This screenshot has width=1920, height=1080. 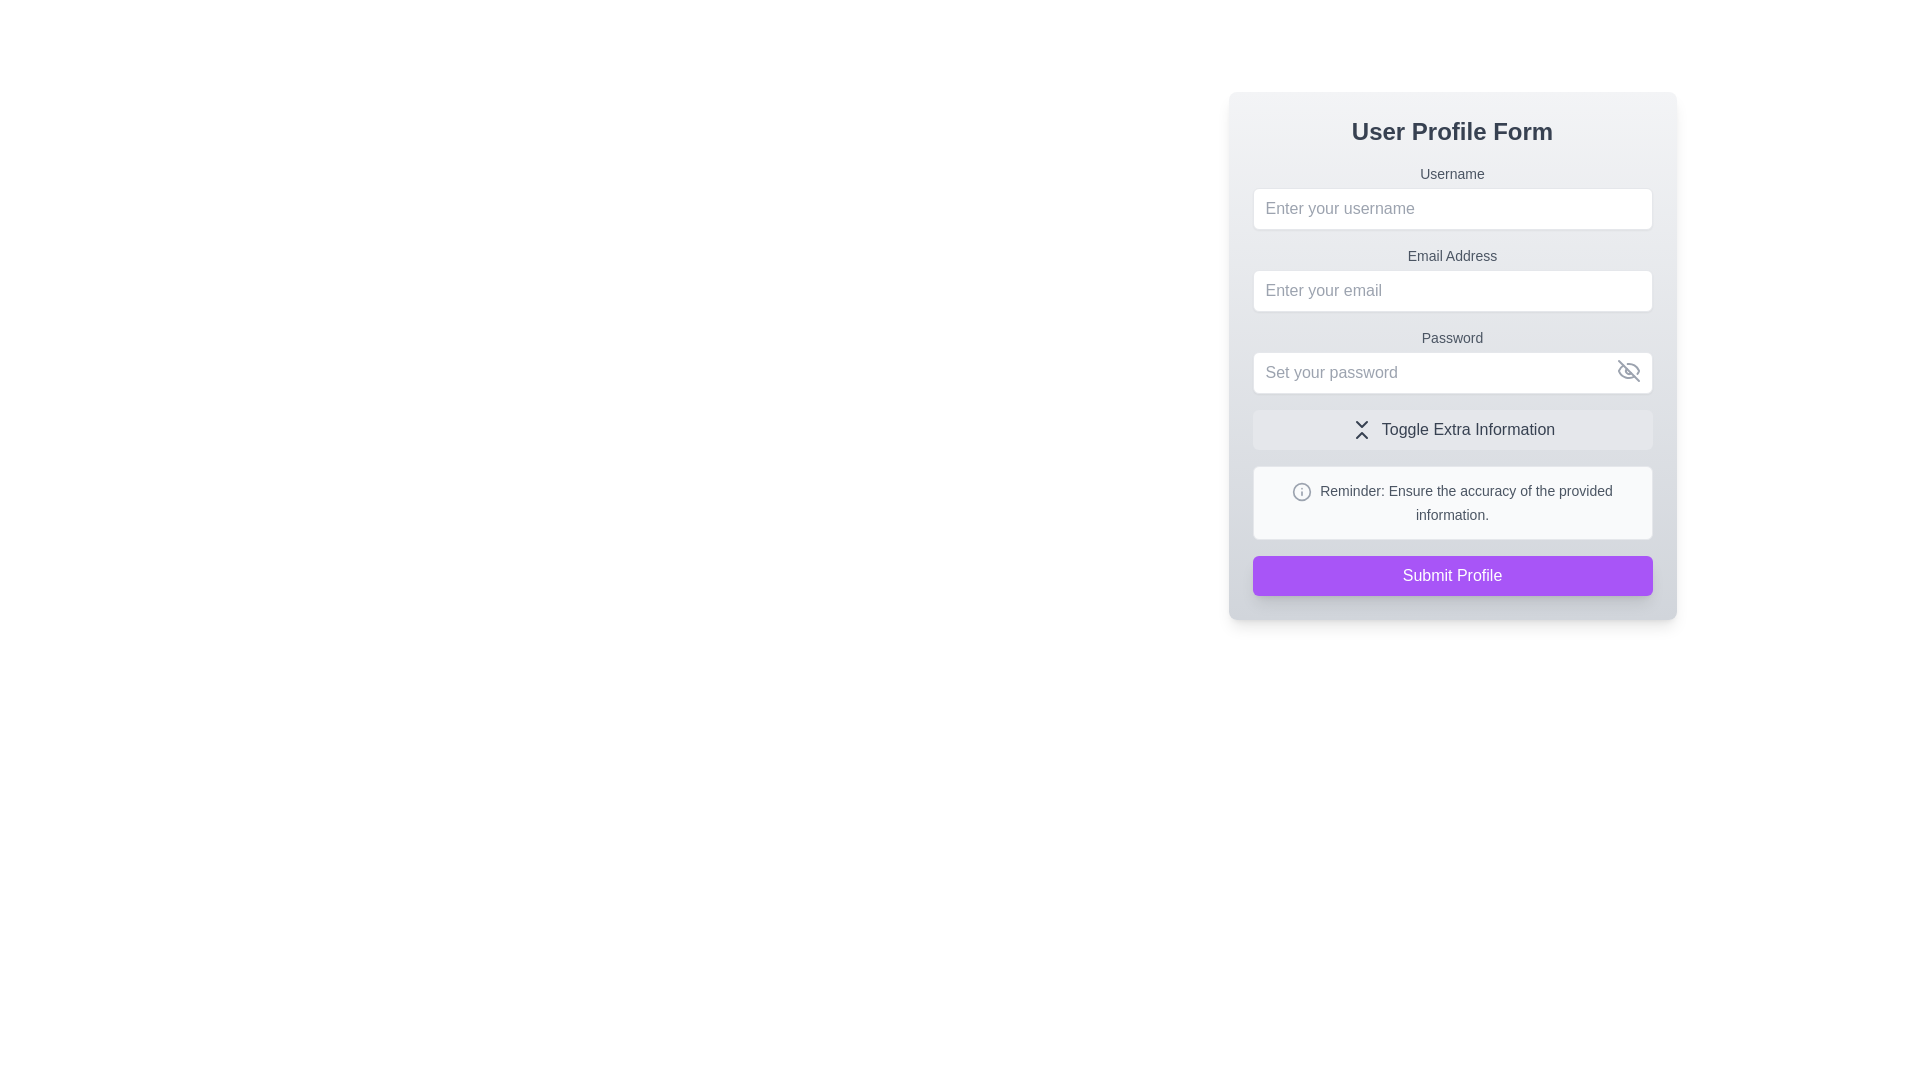 I want to click on the informational text that reminds users to review their data before submission, which is located below the 'Toggle Extra Information' button and above the 'Submit Profile' button, so click(x=1466, y=501).